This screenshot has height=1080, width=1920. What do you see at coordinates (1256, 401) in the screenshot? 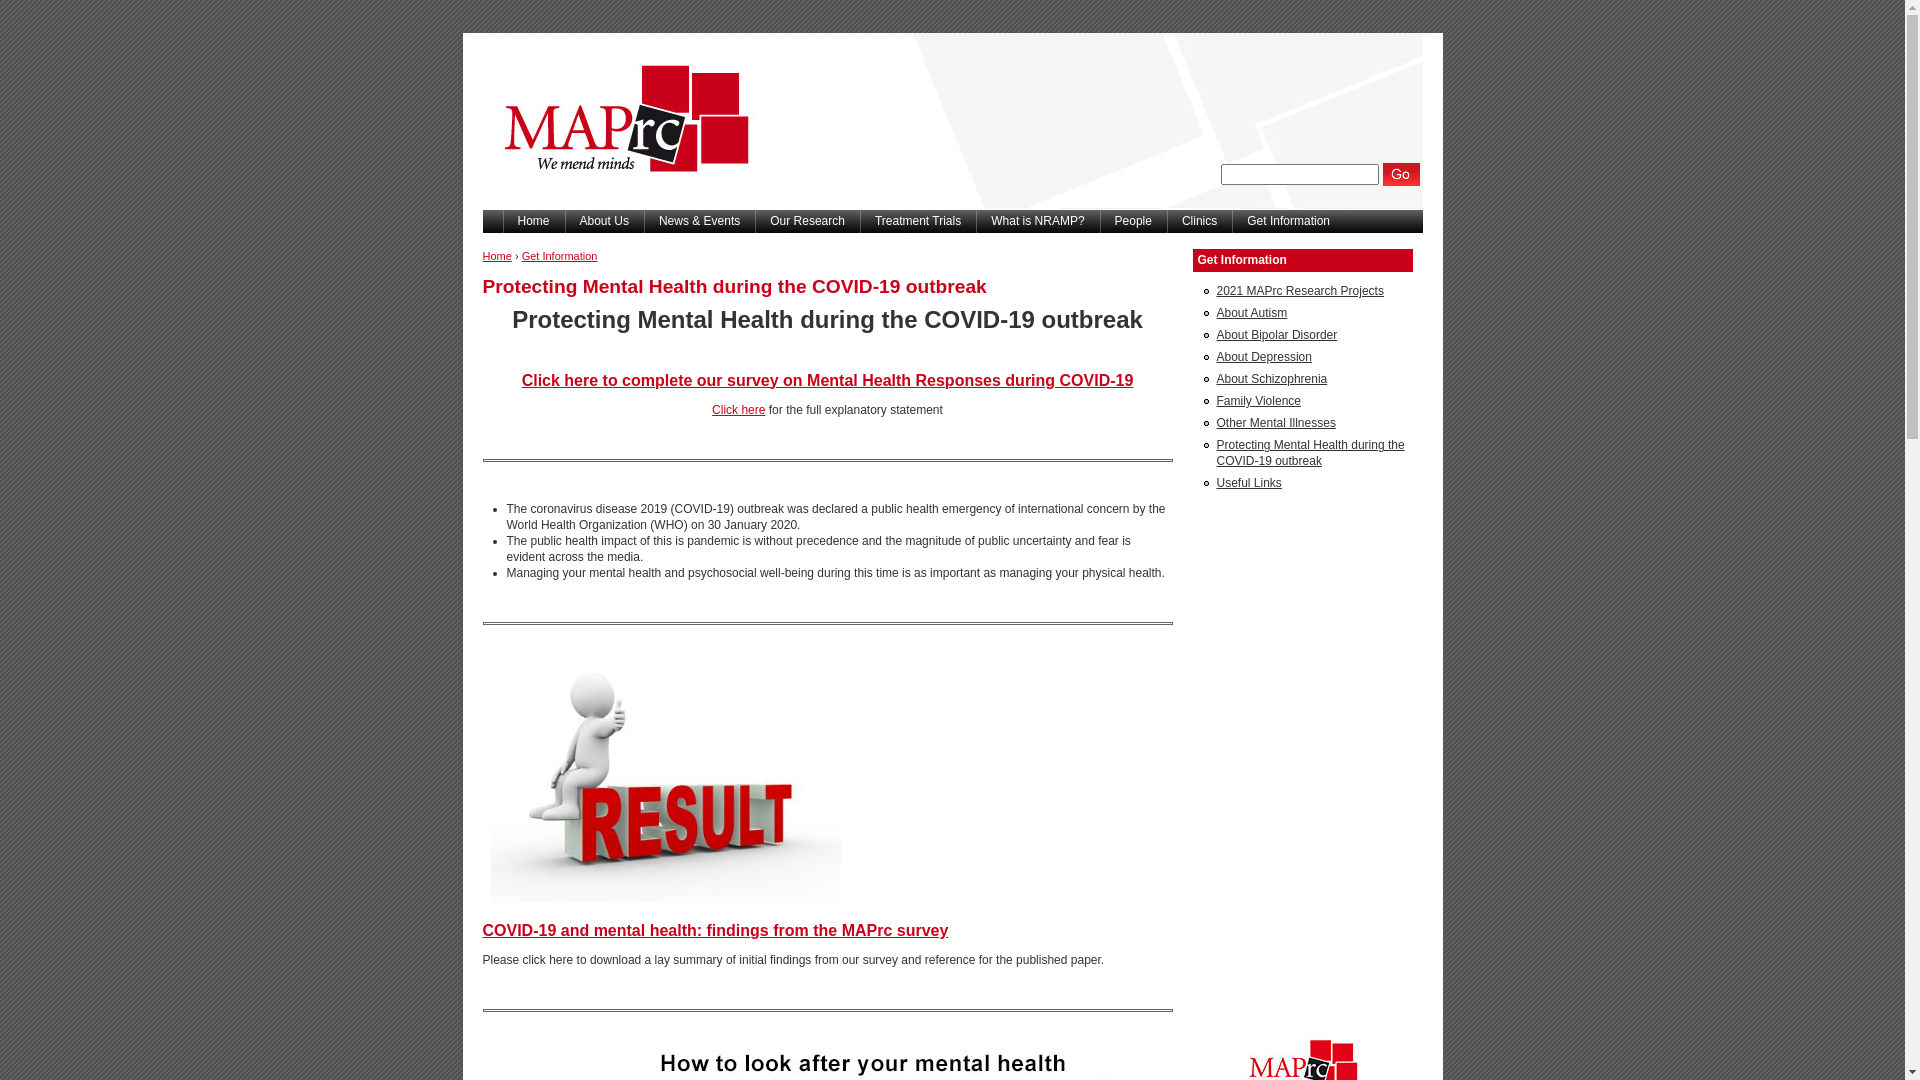
I see `'Family Violence'` at bounding box center [1256, 401].